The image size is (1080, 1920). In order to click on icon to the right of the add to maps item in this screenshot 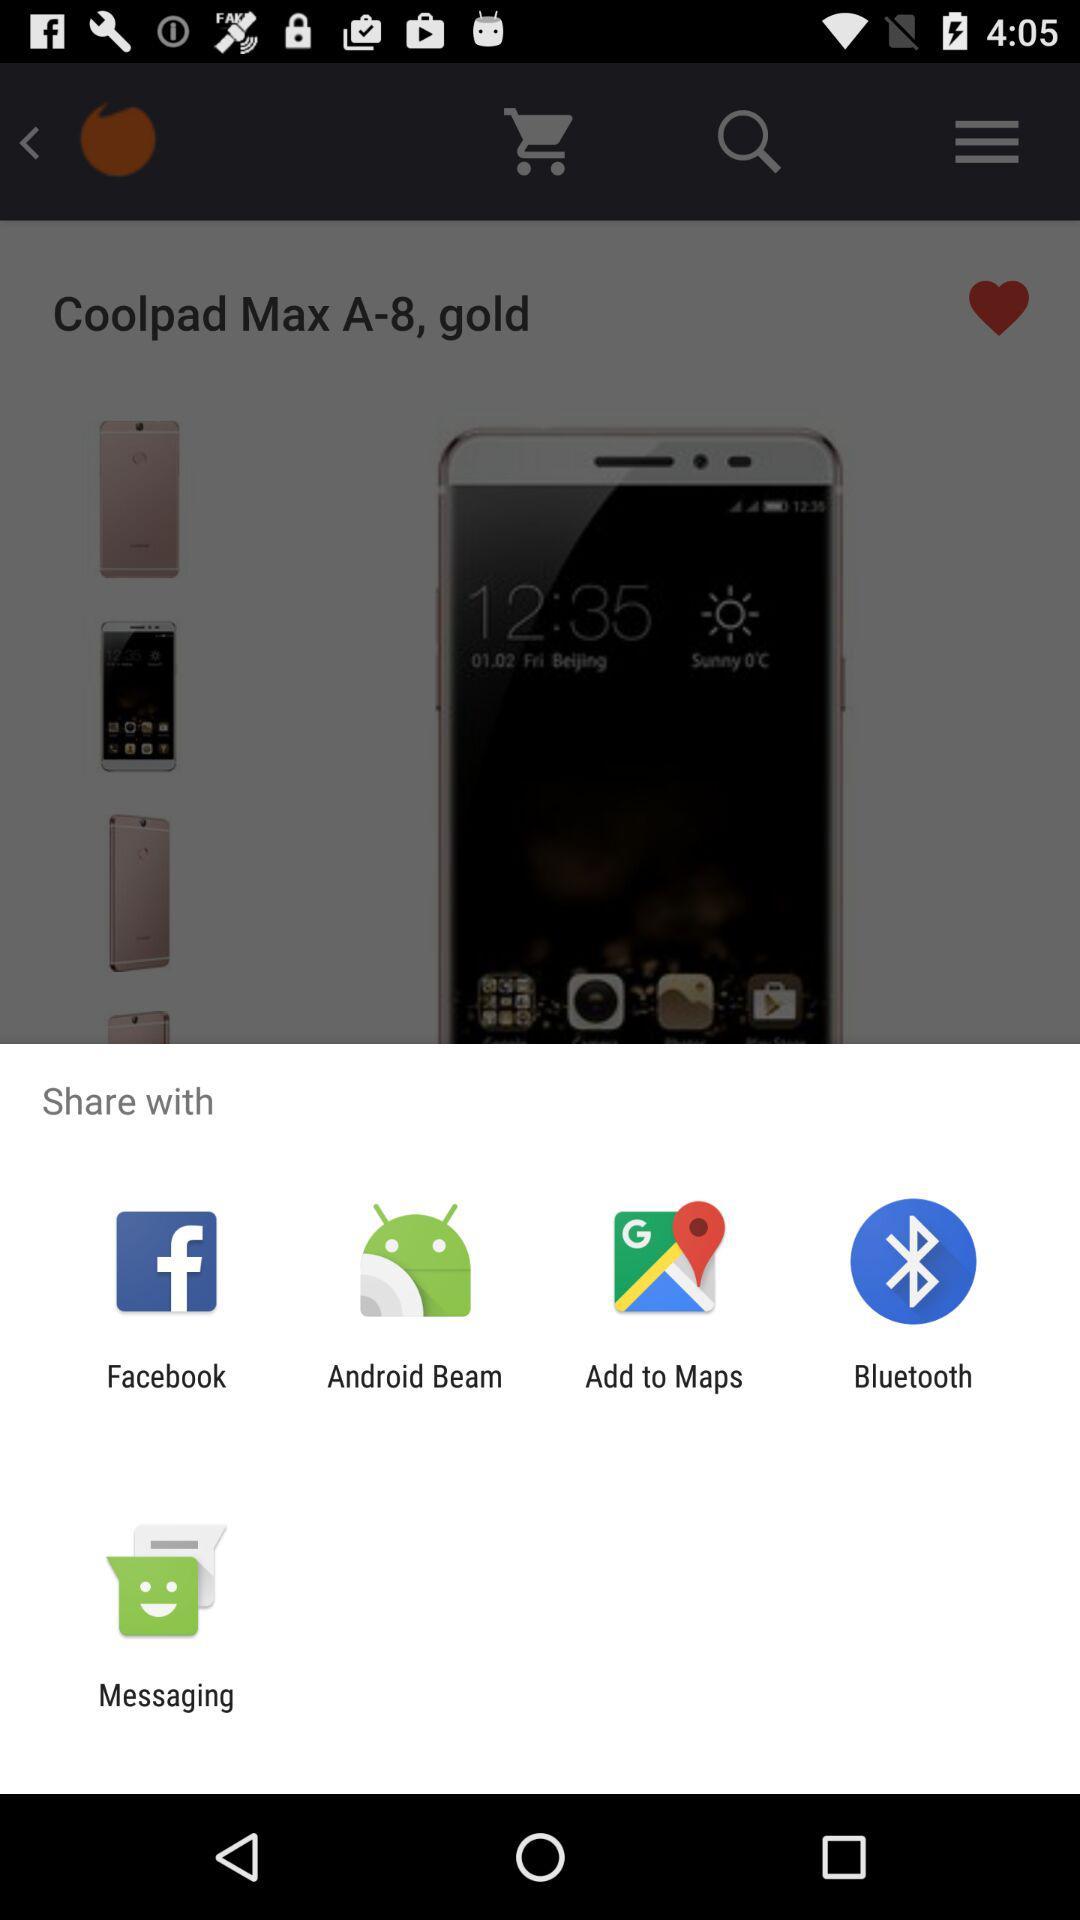, I will do `click(913, 1392)`.